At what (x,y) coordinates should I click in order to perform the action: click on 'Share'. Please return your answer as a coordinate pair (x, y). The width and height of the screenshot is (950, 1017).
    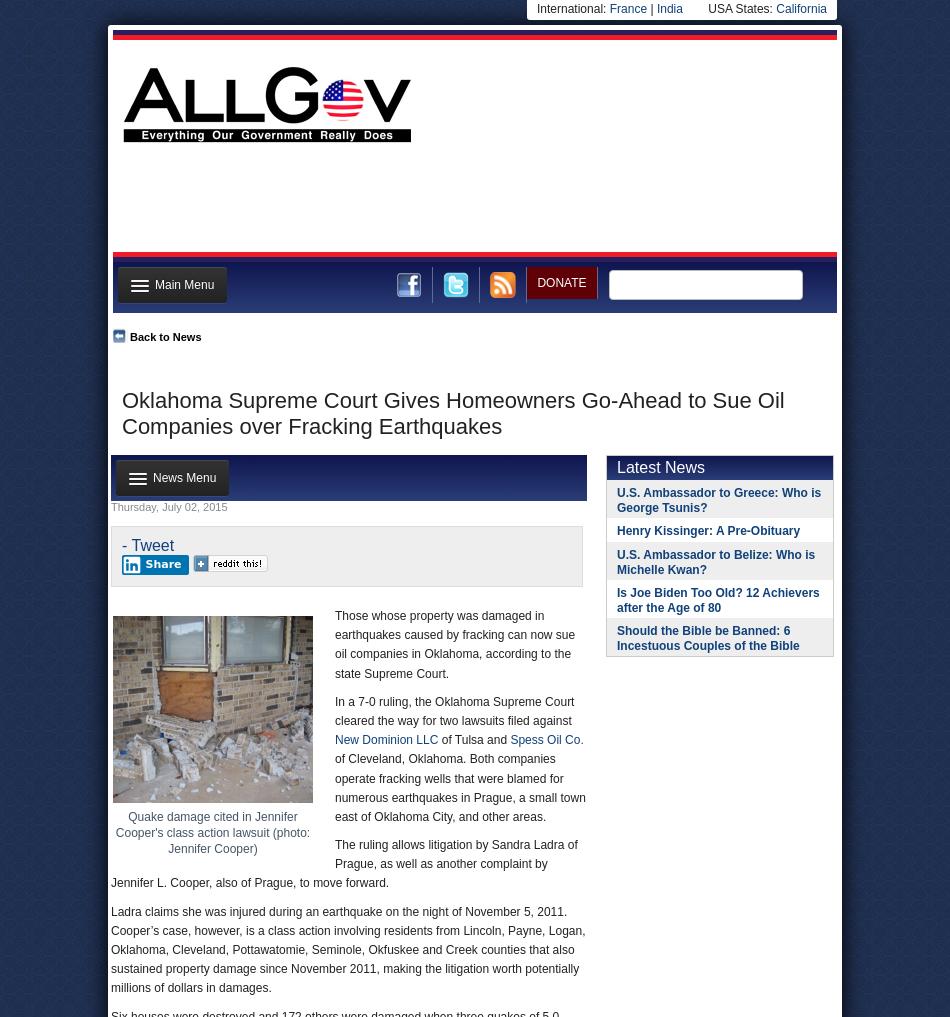
    Looking at the image, I should click on (163, 564).